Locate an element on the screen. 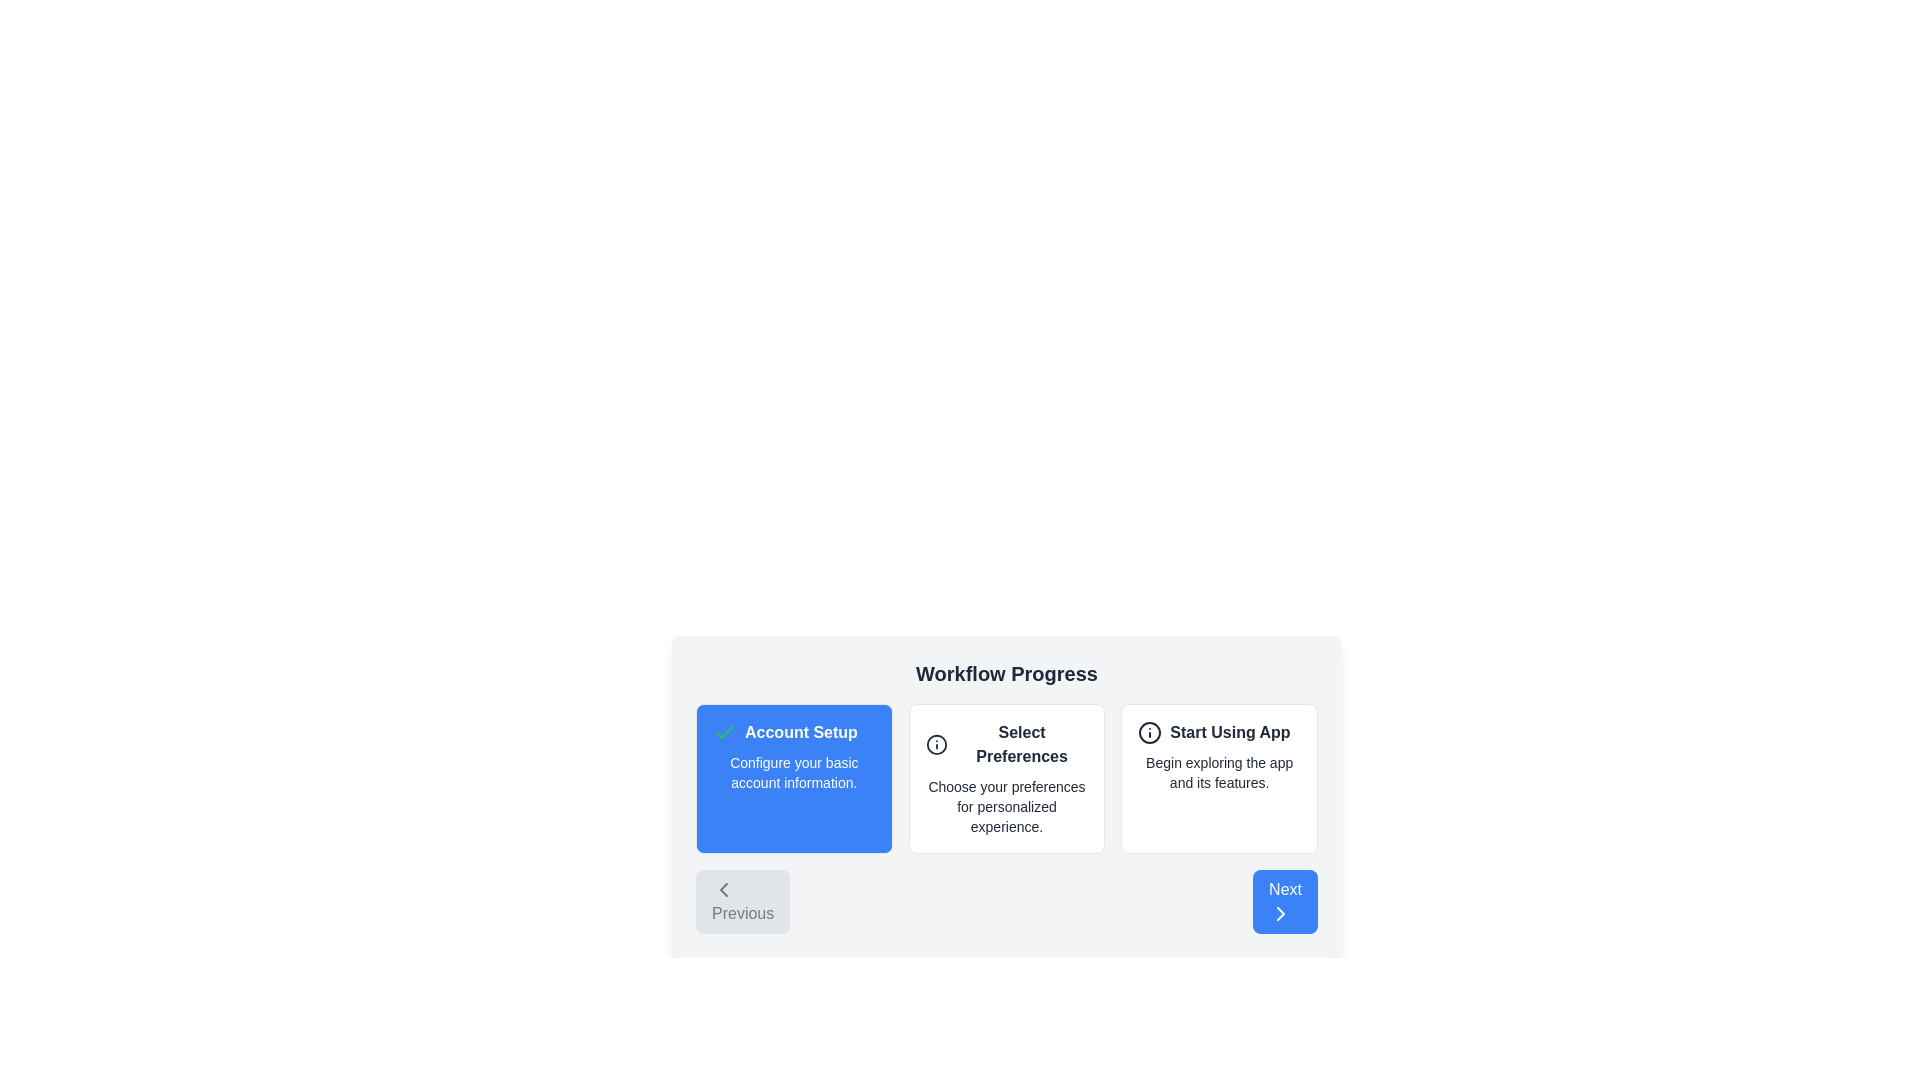 The width and height of the screenshot is (1920, 1080). the forward action icon located to the right of the blue 'Next' button at the bottom-right of the workflow progress section is located at coordinates (1281, 914).